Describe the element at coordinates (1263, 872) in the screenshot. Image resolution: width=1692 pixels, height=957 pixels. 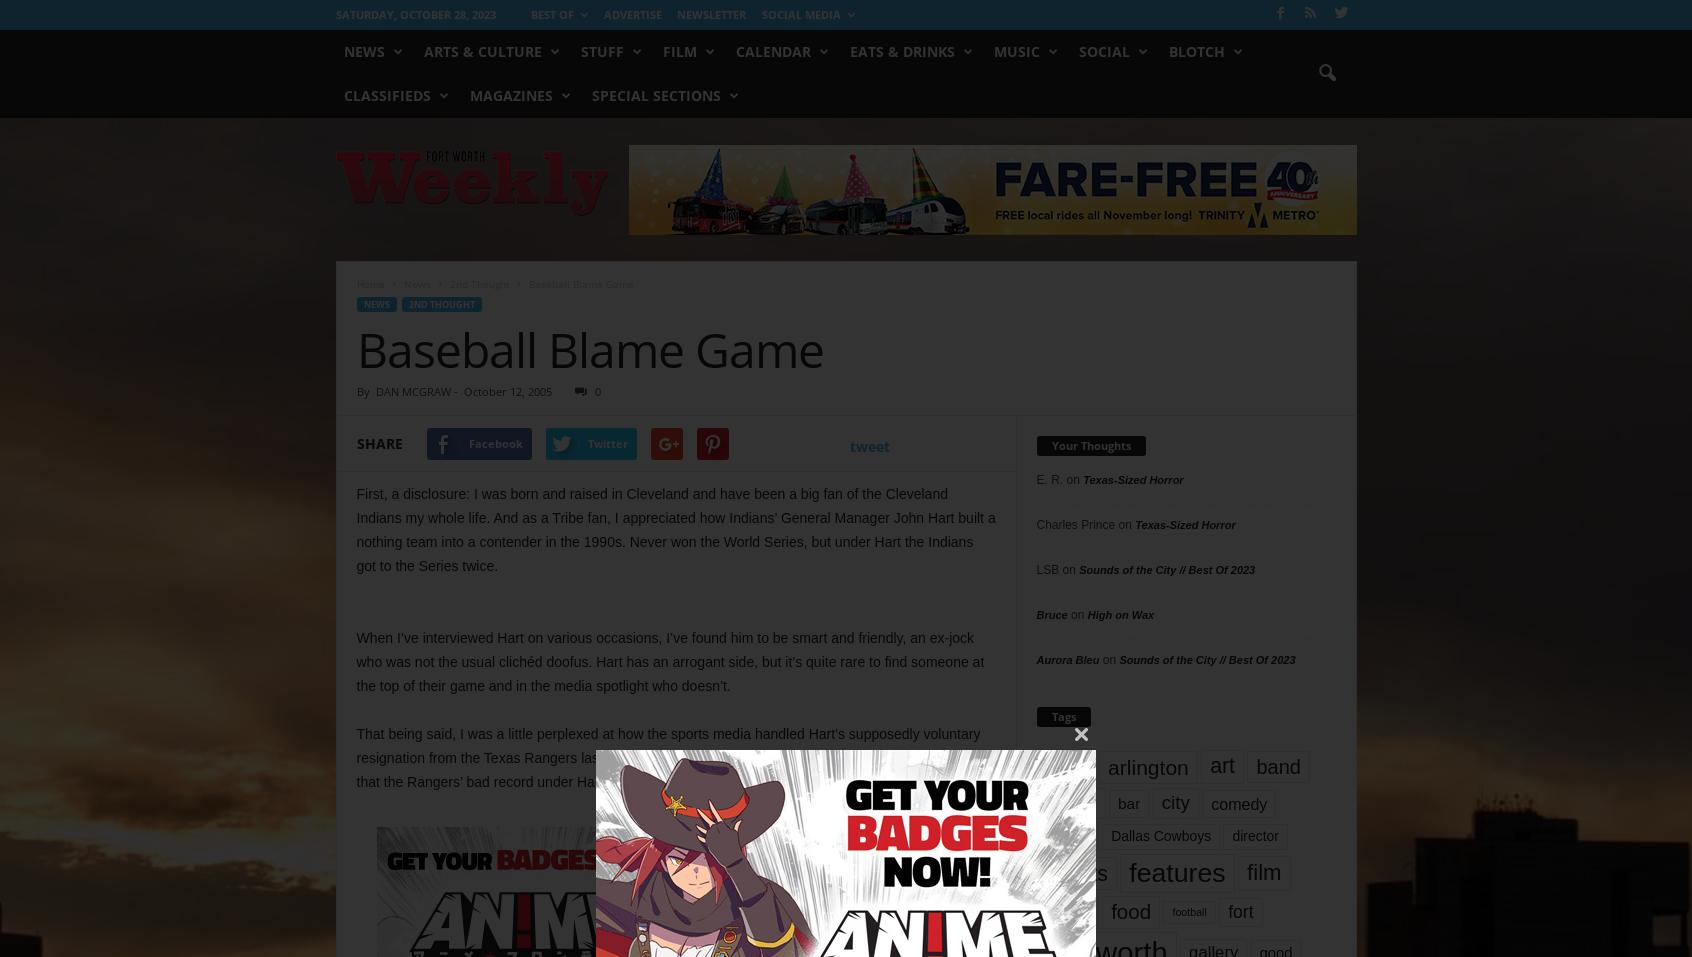
I see `'film'` at that location.